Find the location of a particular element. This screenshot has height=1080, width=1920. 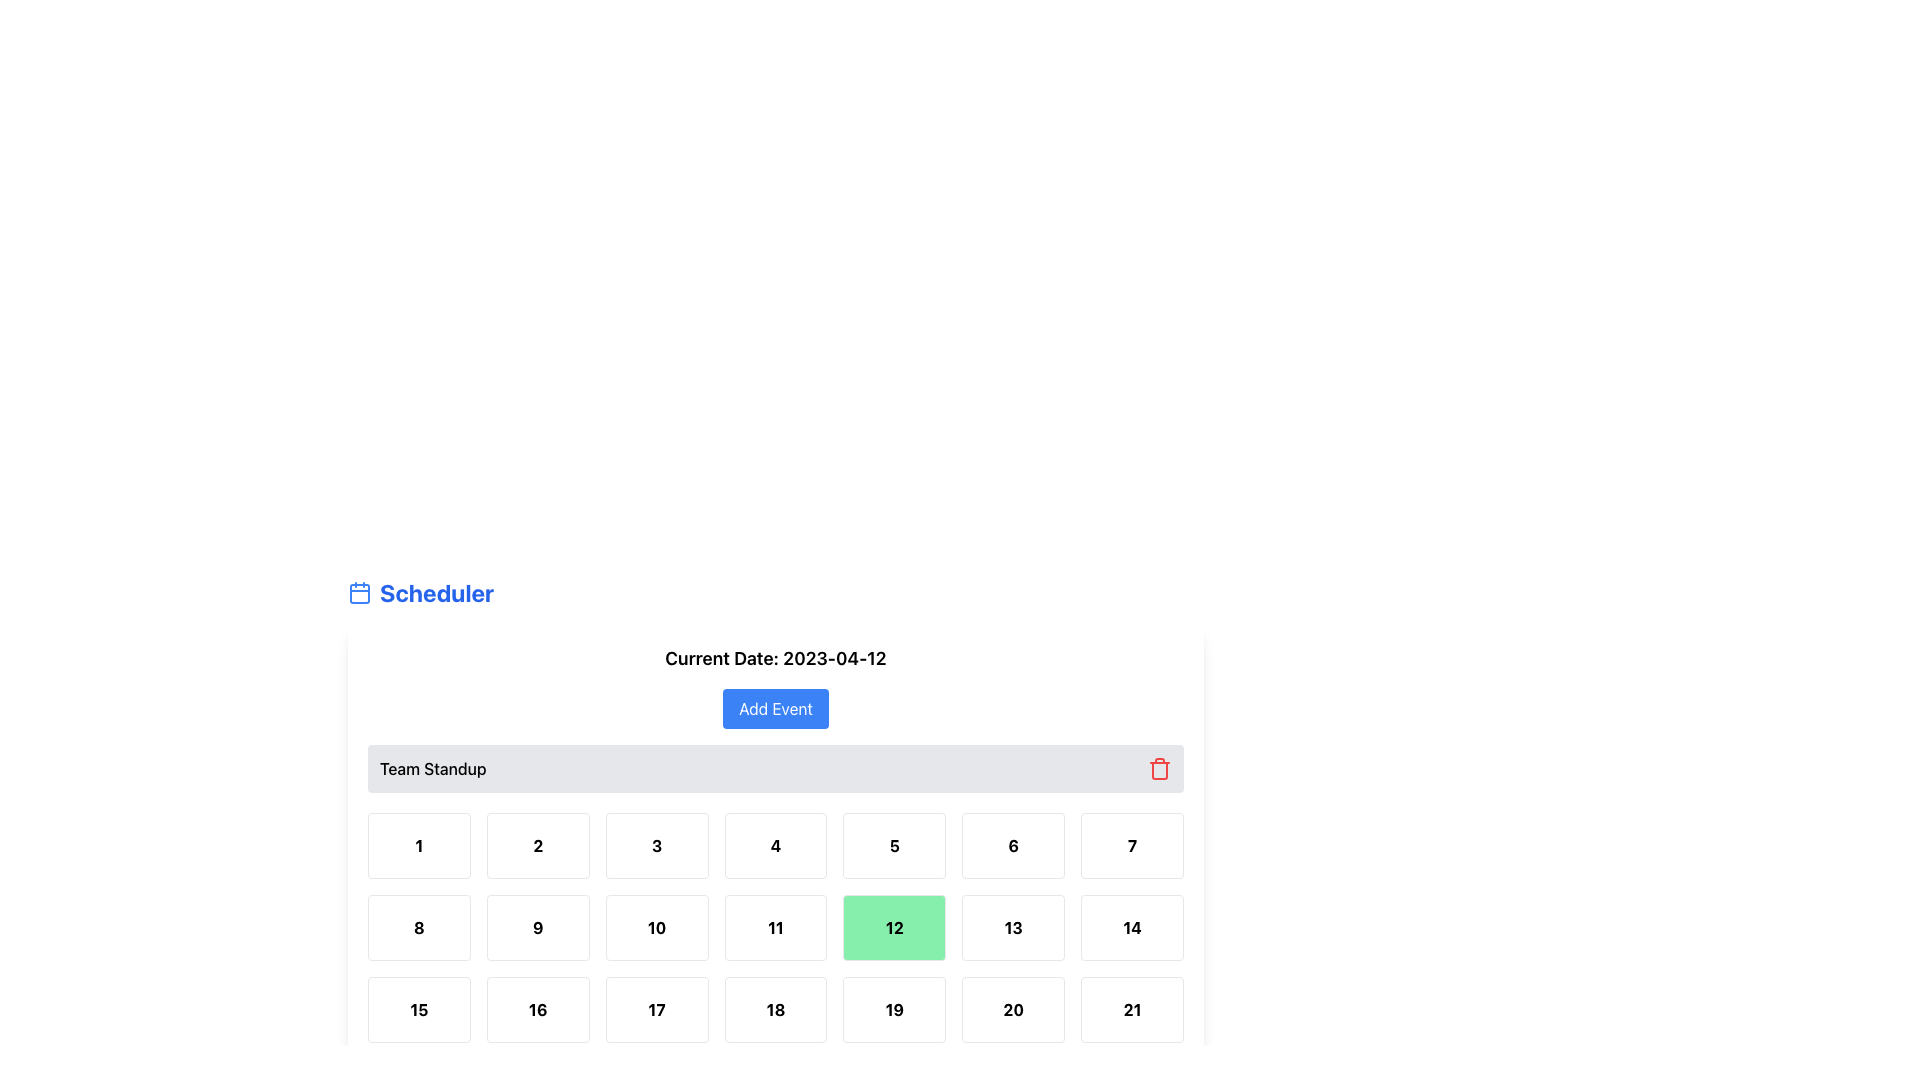

the button that allows users to add a new event, located above the grid of numbers and below the text 'Current Date: 2023-04-12' is located at coordinates (775, 708).